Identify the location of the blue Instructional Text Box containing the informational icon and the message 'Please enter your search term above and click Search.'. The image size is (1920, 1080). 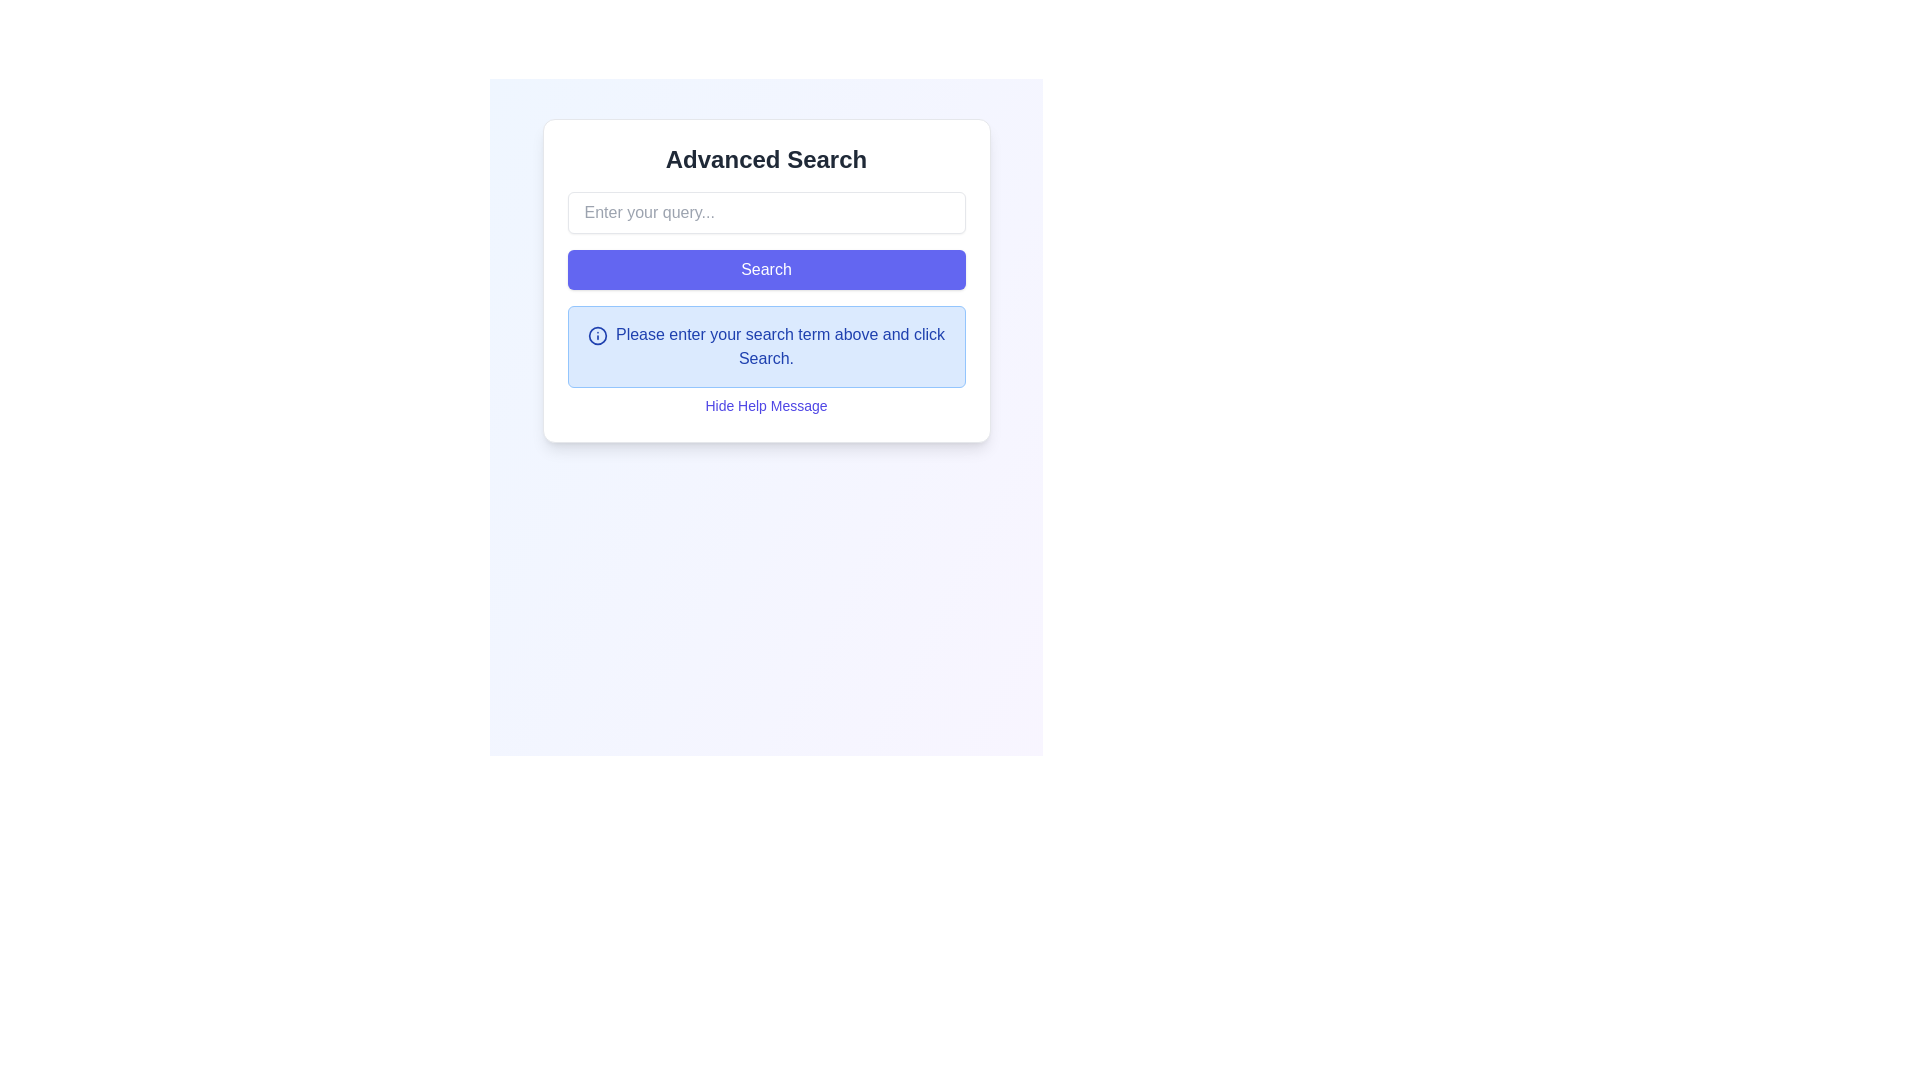
(765, 346).